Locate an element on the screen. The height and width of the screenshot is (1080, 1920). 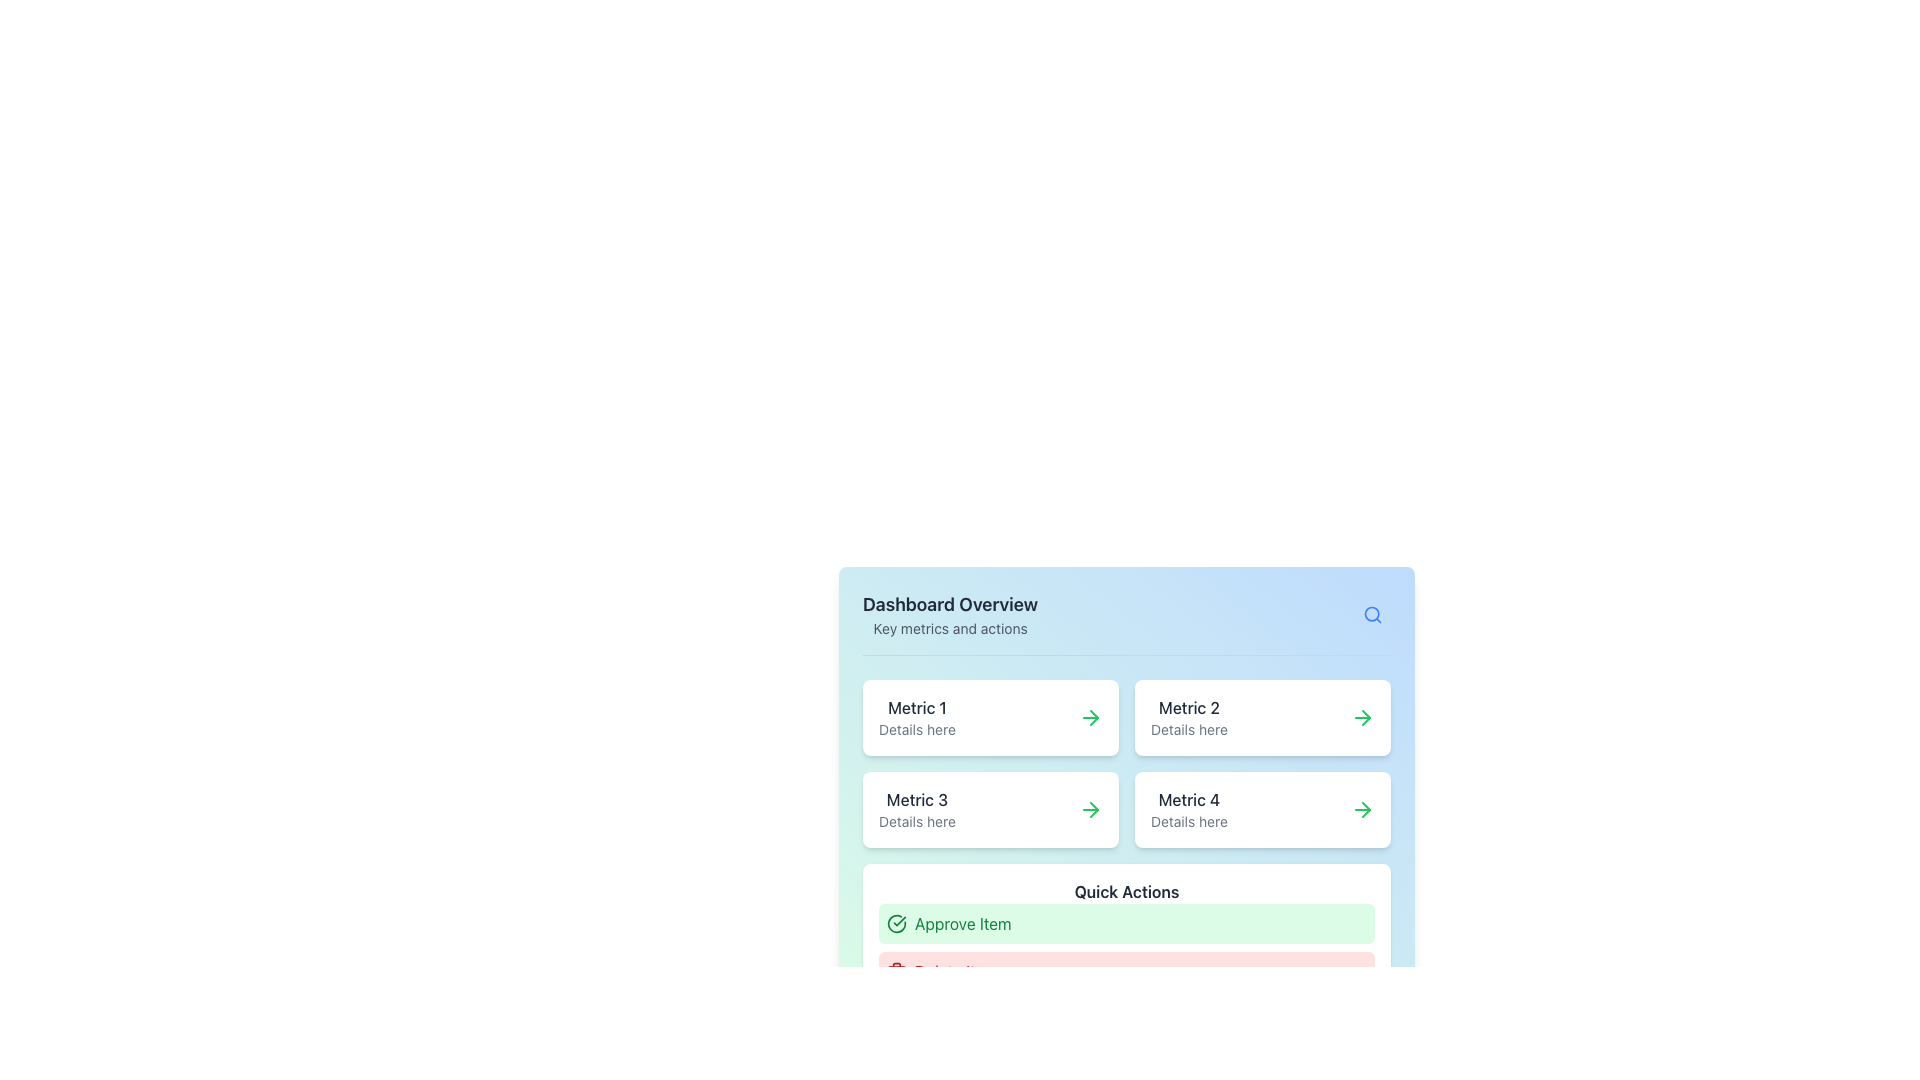
the rightward arrow icon located in the 'Metric 3' section of the dashboard is located at coordinates (1093, 810).